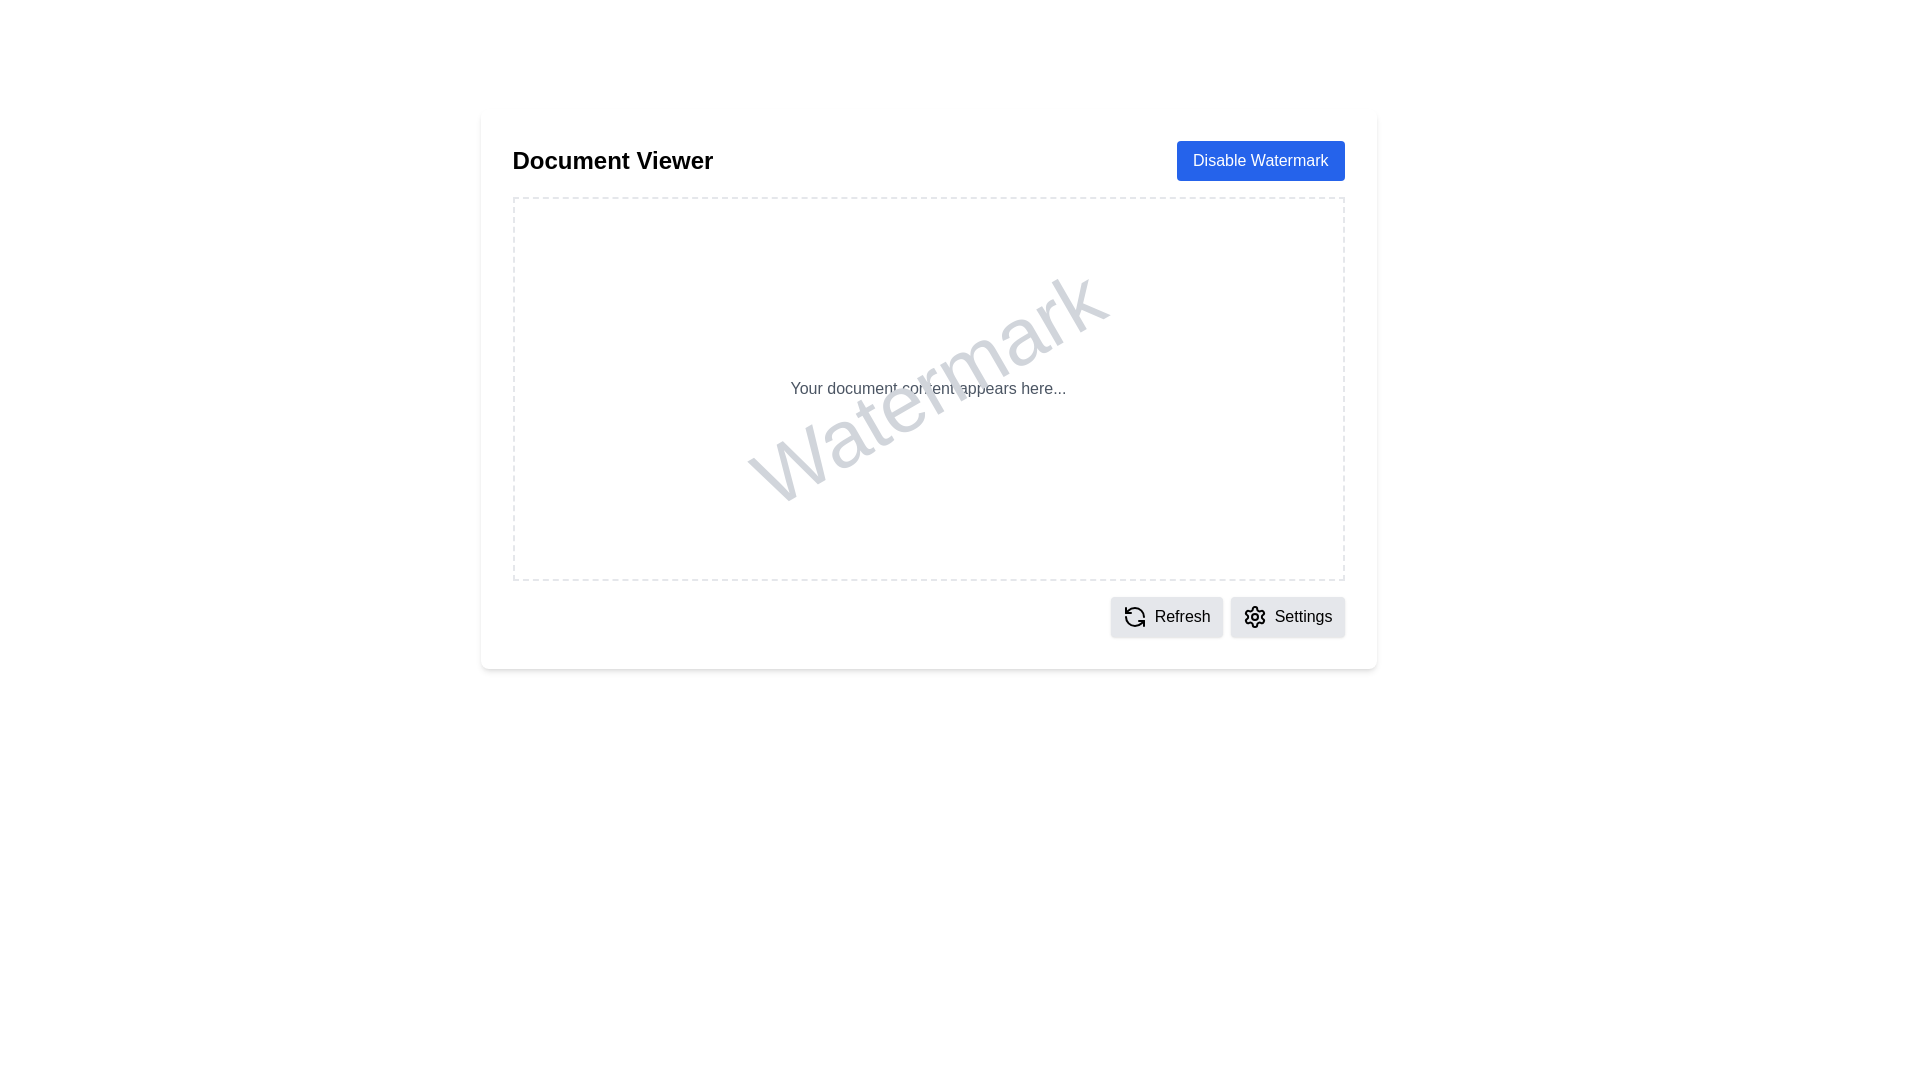  Describe the element at coordinates (1259, 160) in the screenshot. I see `the button with the text 'Disable Watermark', which has a deep blue background and white text` at that location.